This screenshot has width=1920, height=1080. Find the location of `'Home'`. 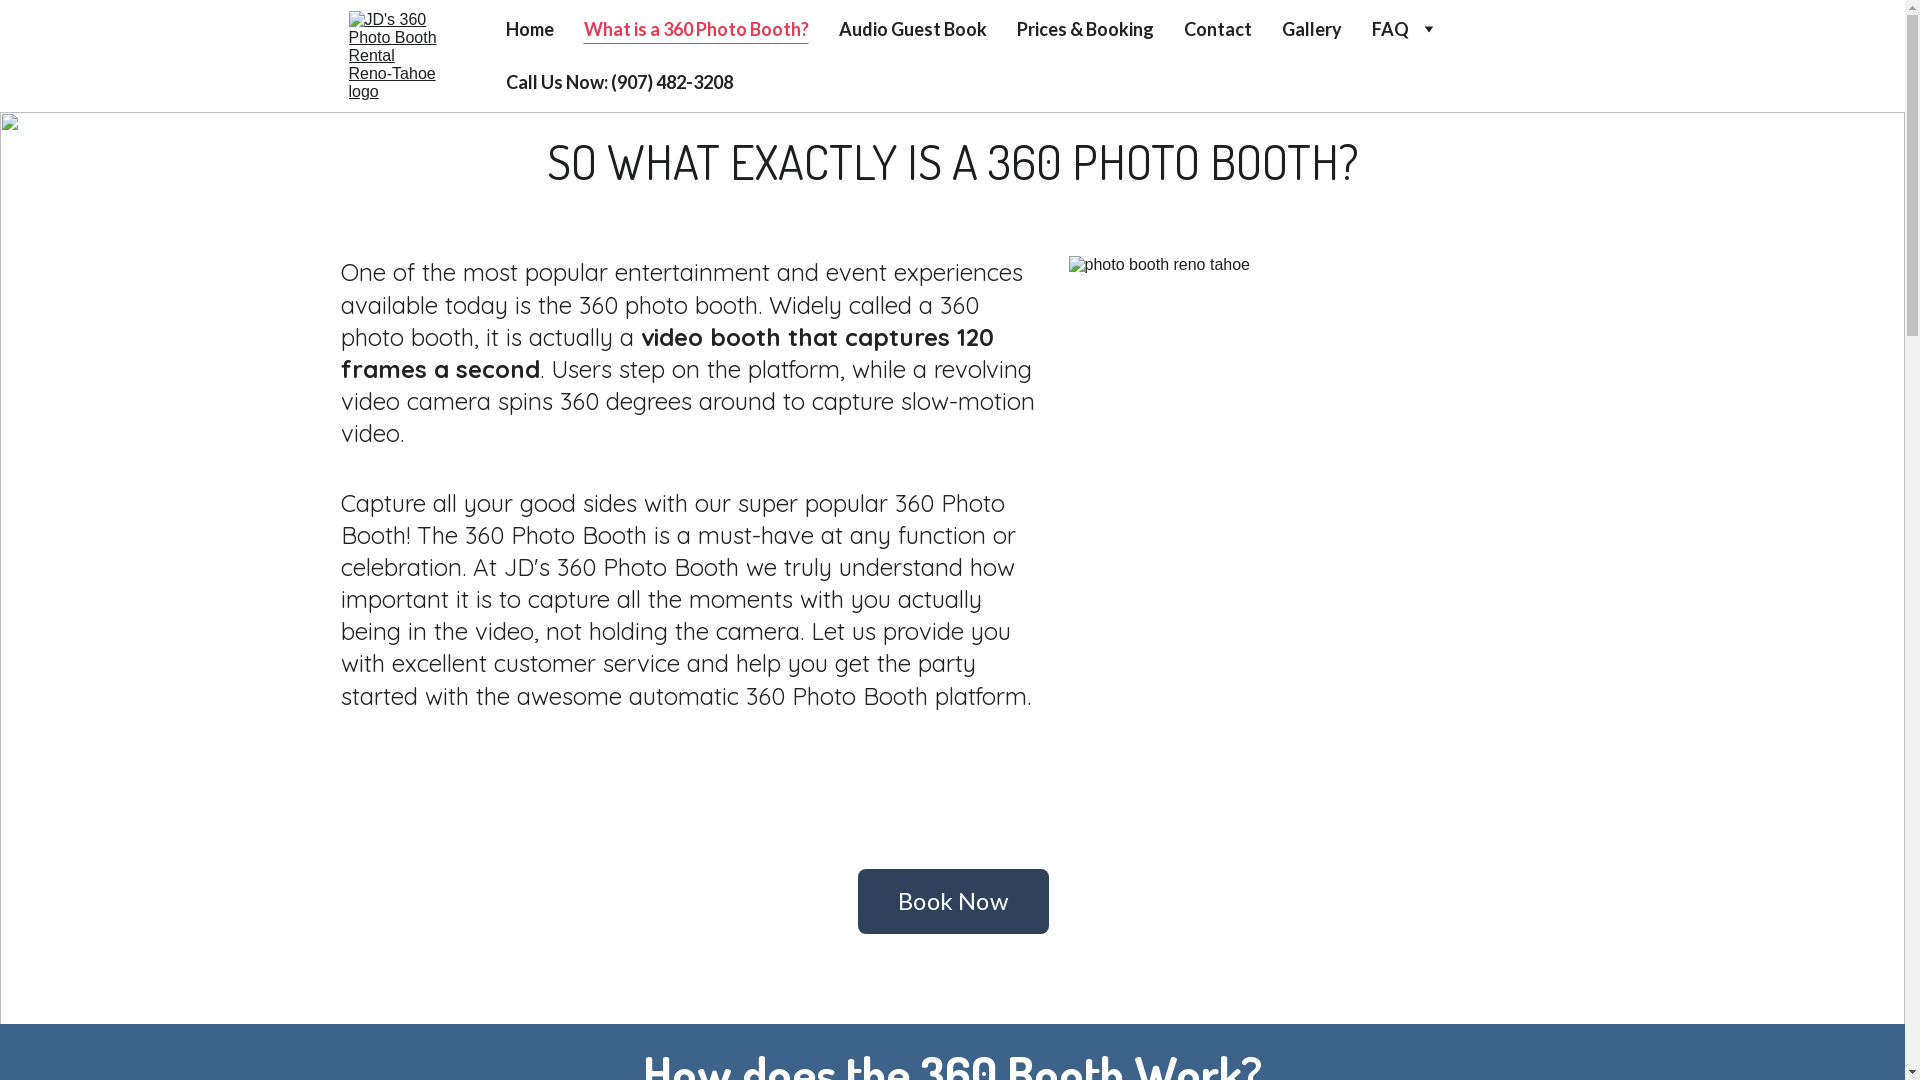

'Home' is located at coordinates (529, 29).